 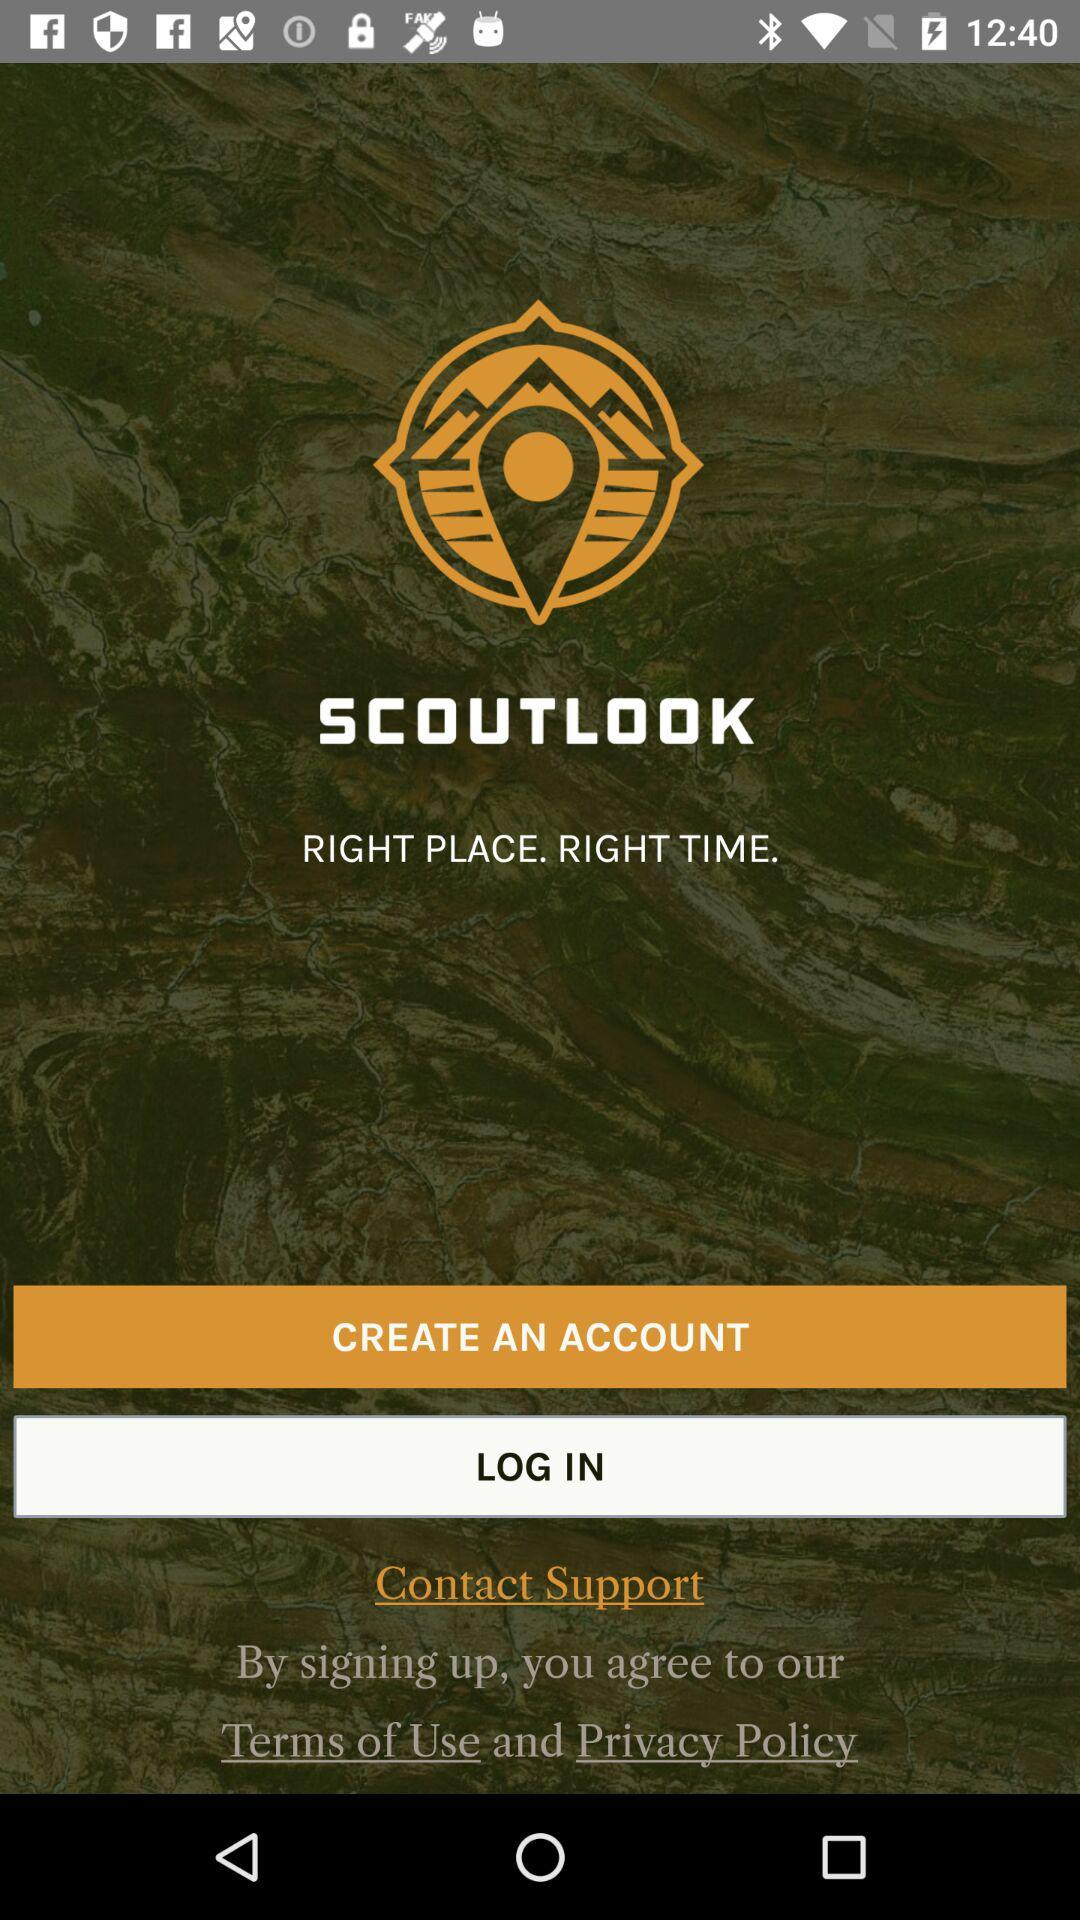 What do you see at coordinates (350, 1740) in the screenshot?
I see `the icon next to the  and  item` at bounding box center [350, 1740].